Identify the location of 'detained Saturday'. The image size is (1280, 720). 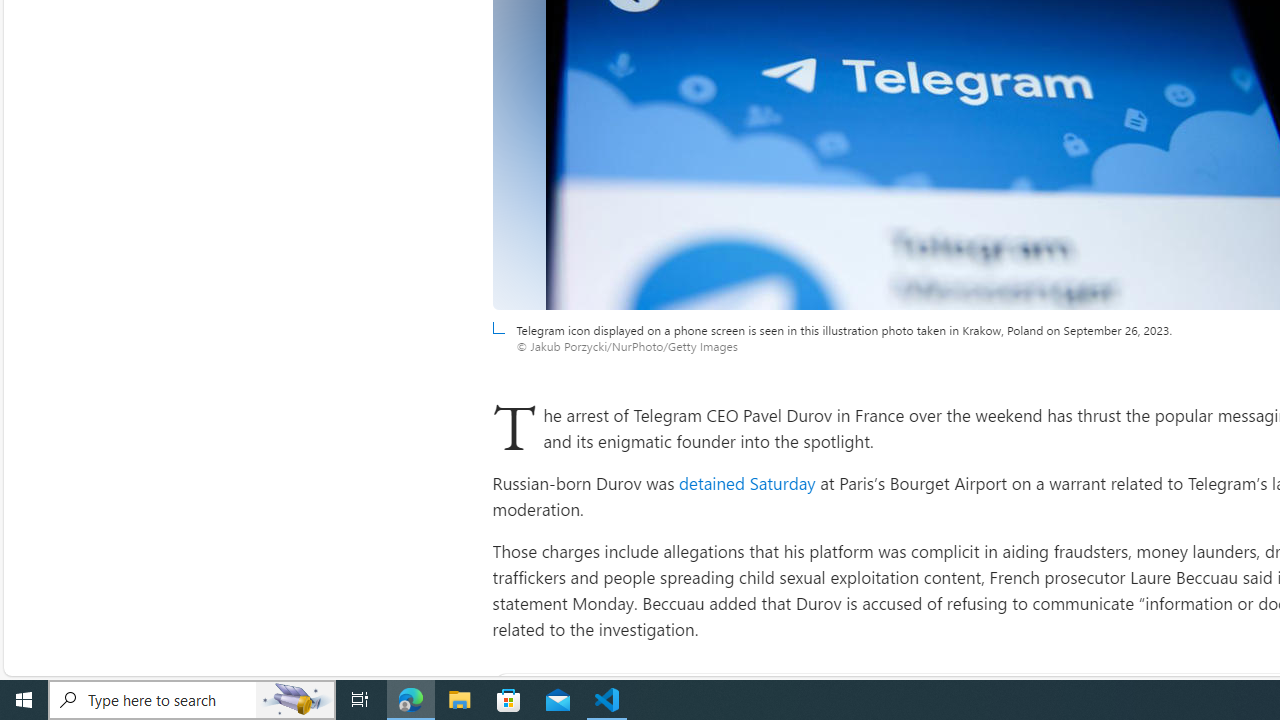
(746, 483).